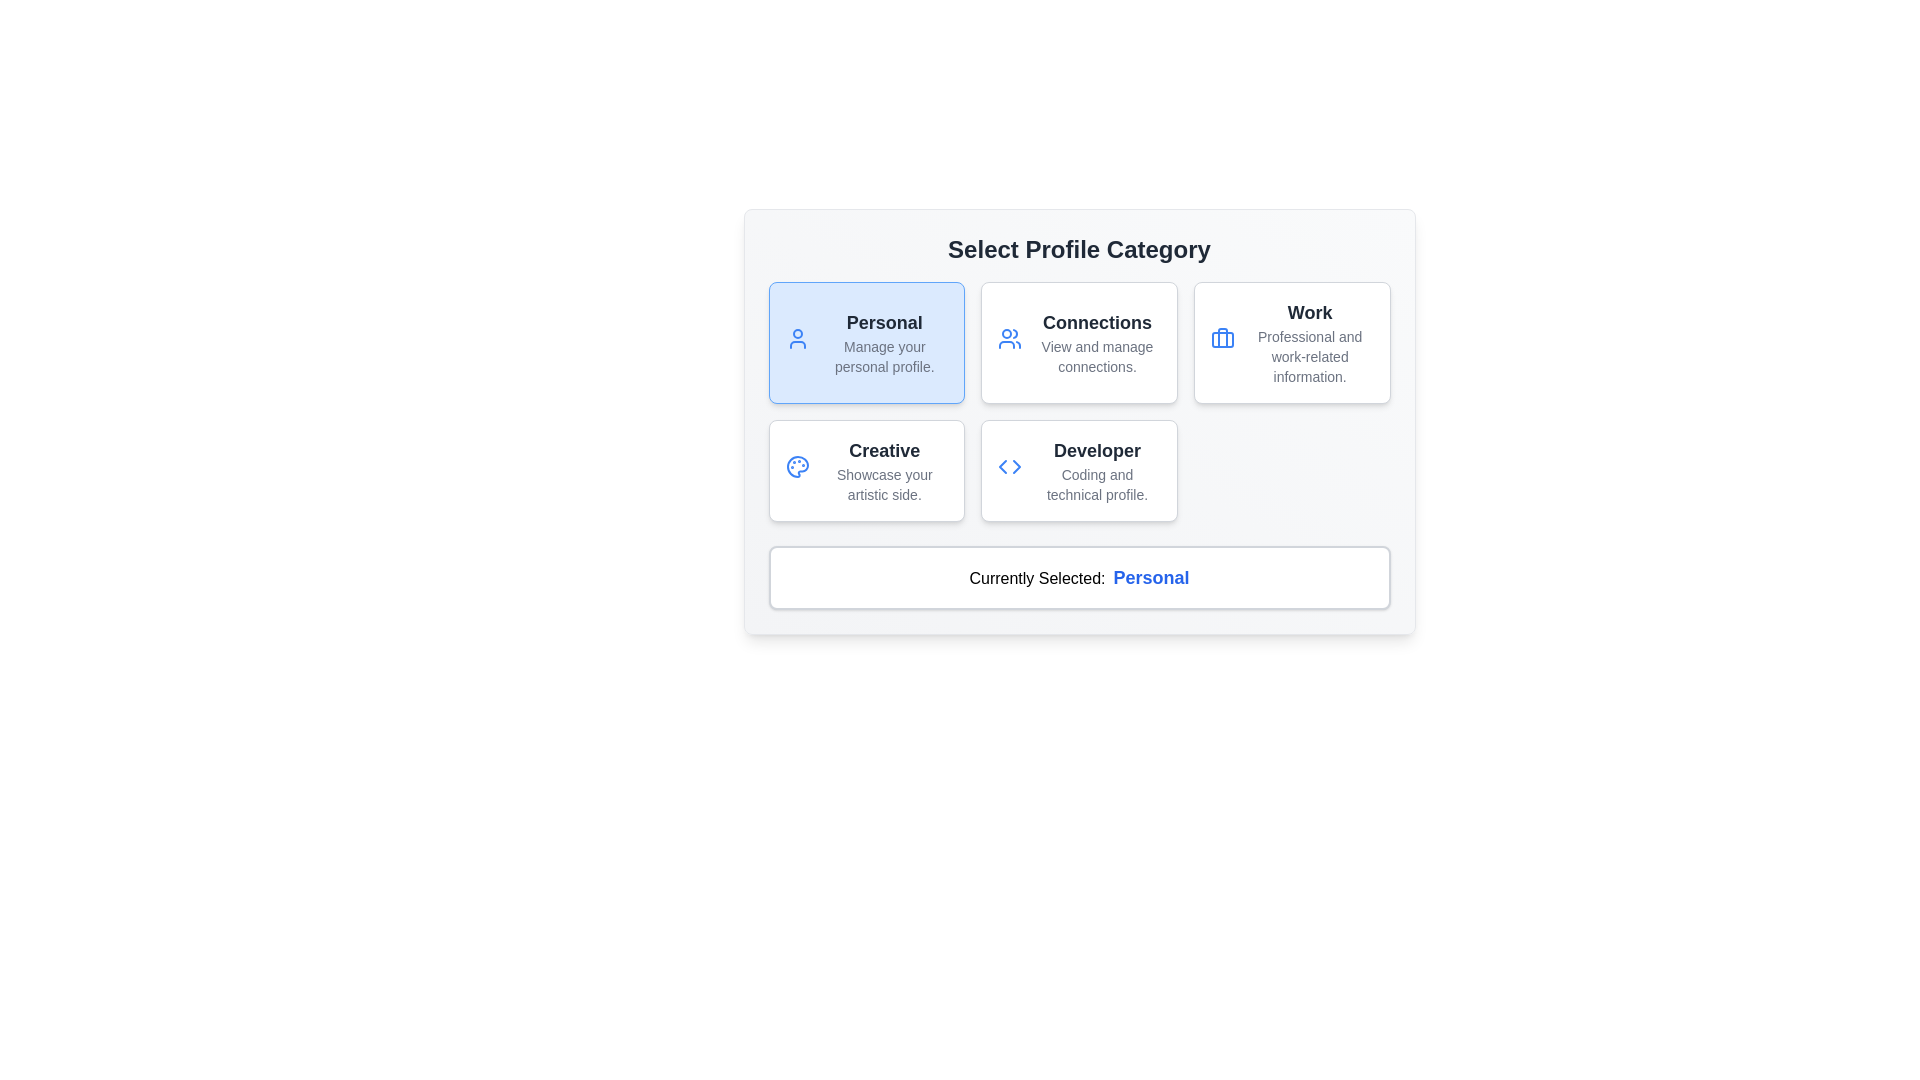 The image size is (1920, 1080). I want to click on a category option within the grid layout under the heading 'Select Profile Category', so click(1078, 401).